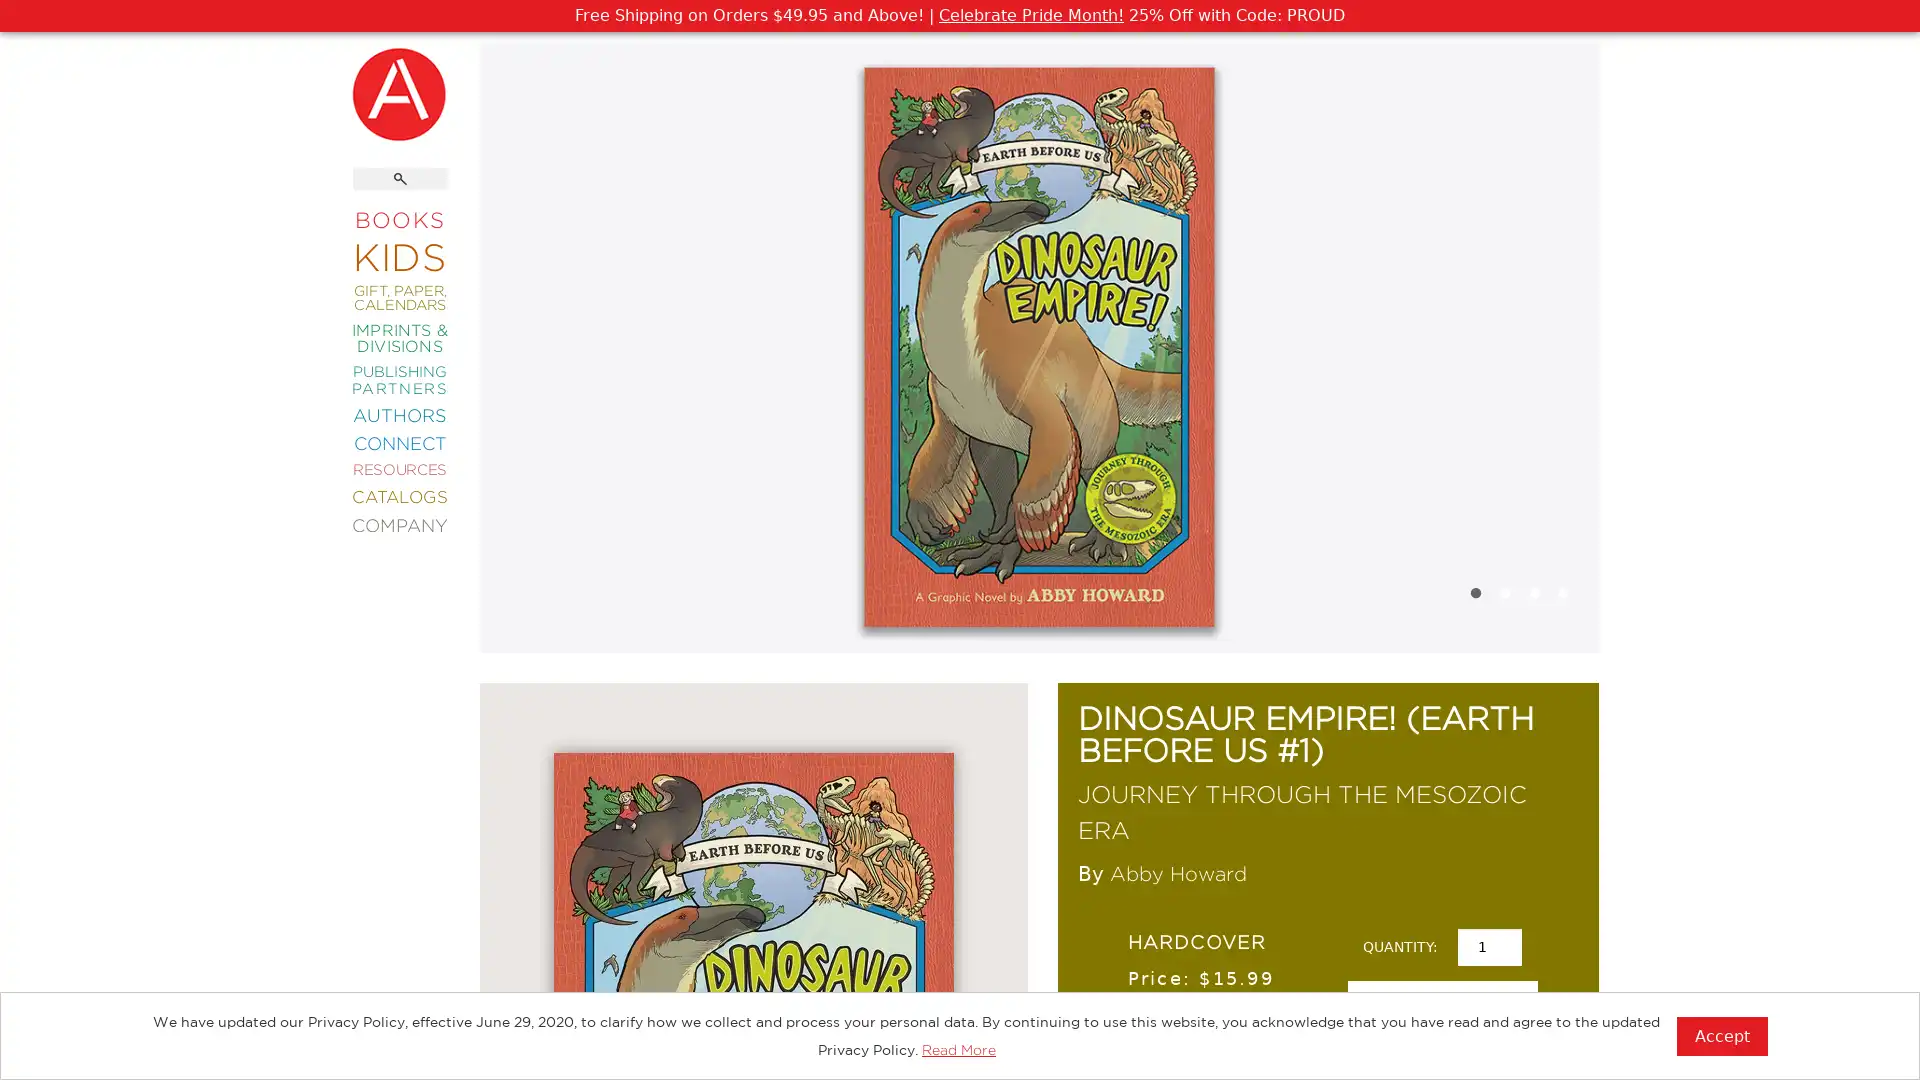 This screenshot has height=1080, width=1920. What do you see at coordinates (399, 297) in the screenshot?
I see `GIFT, PAPER, CALENDARS` at bounding box center [399, 297].